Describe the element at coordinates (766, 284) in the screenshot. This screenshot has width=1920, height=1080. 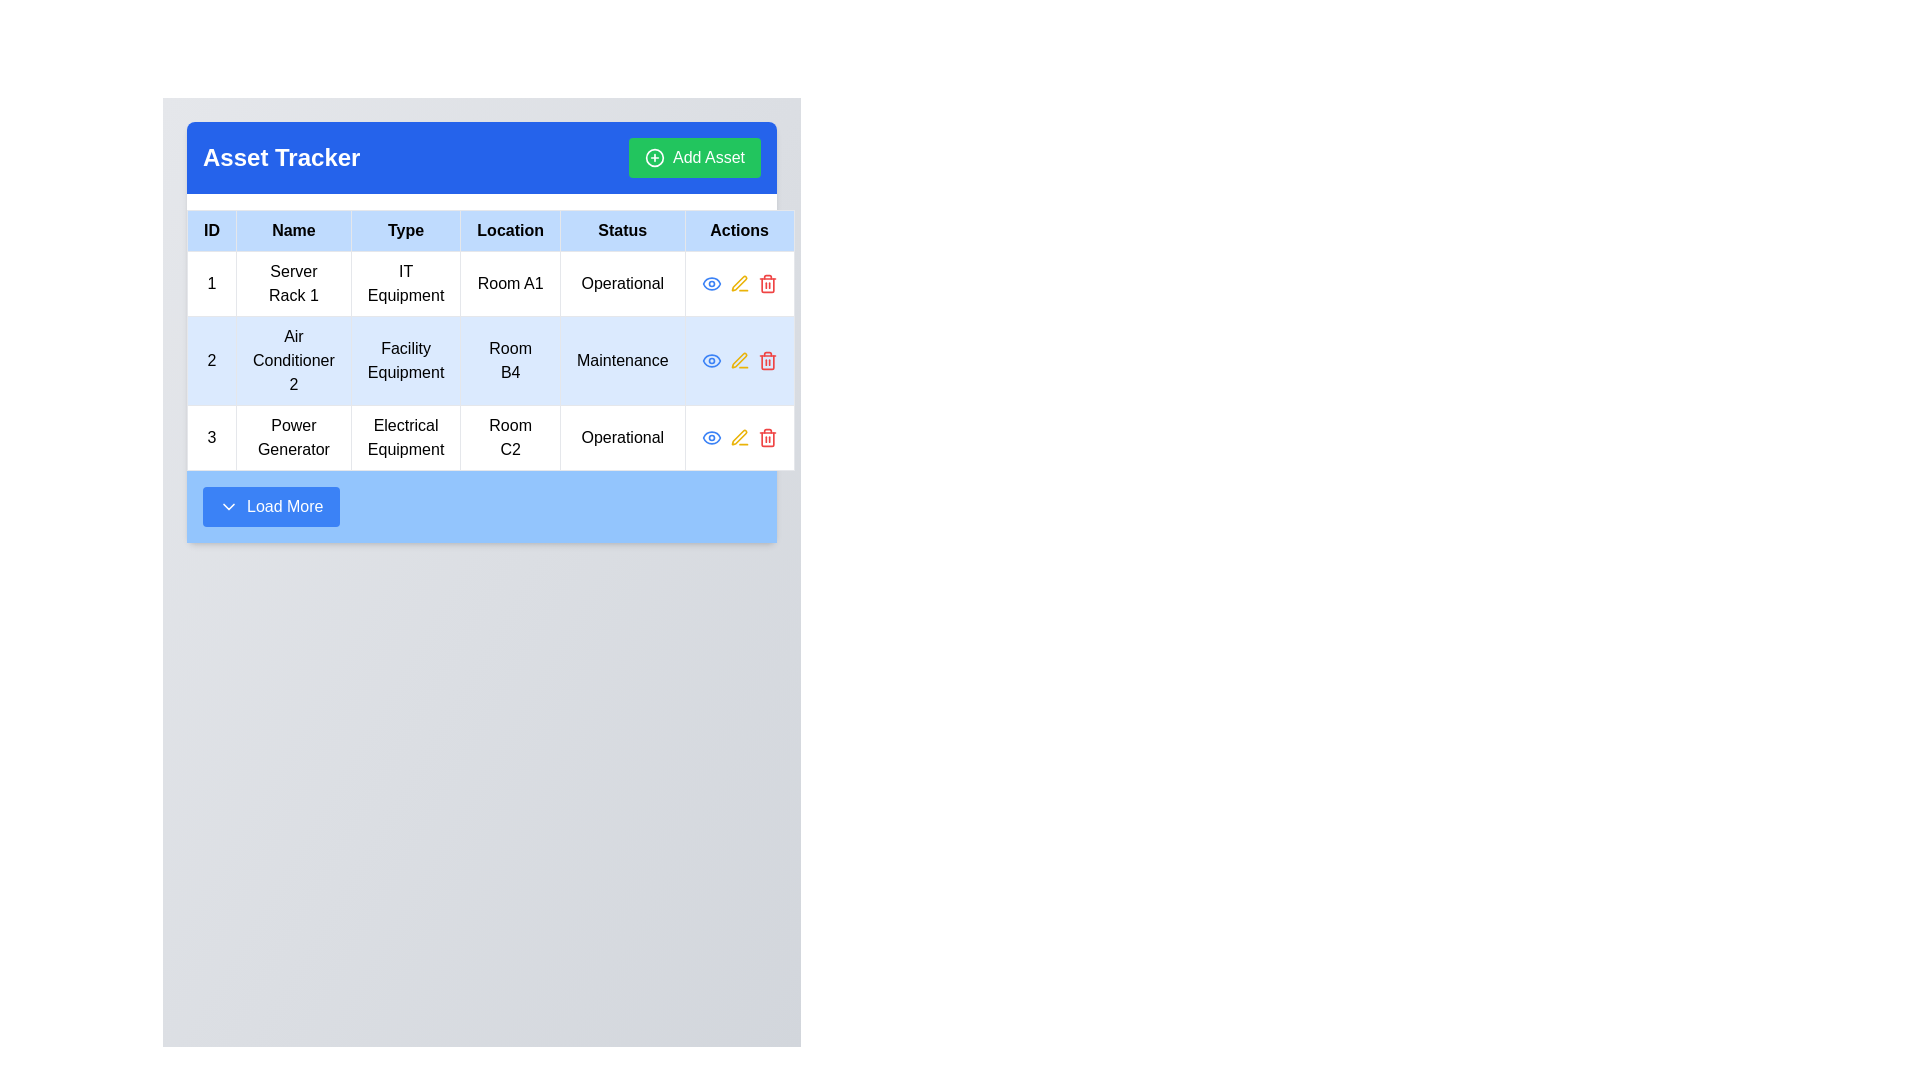
I see `the red trash bin button located at the top right of the 'Actions' column in the second row of the table` at that location.